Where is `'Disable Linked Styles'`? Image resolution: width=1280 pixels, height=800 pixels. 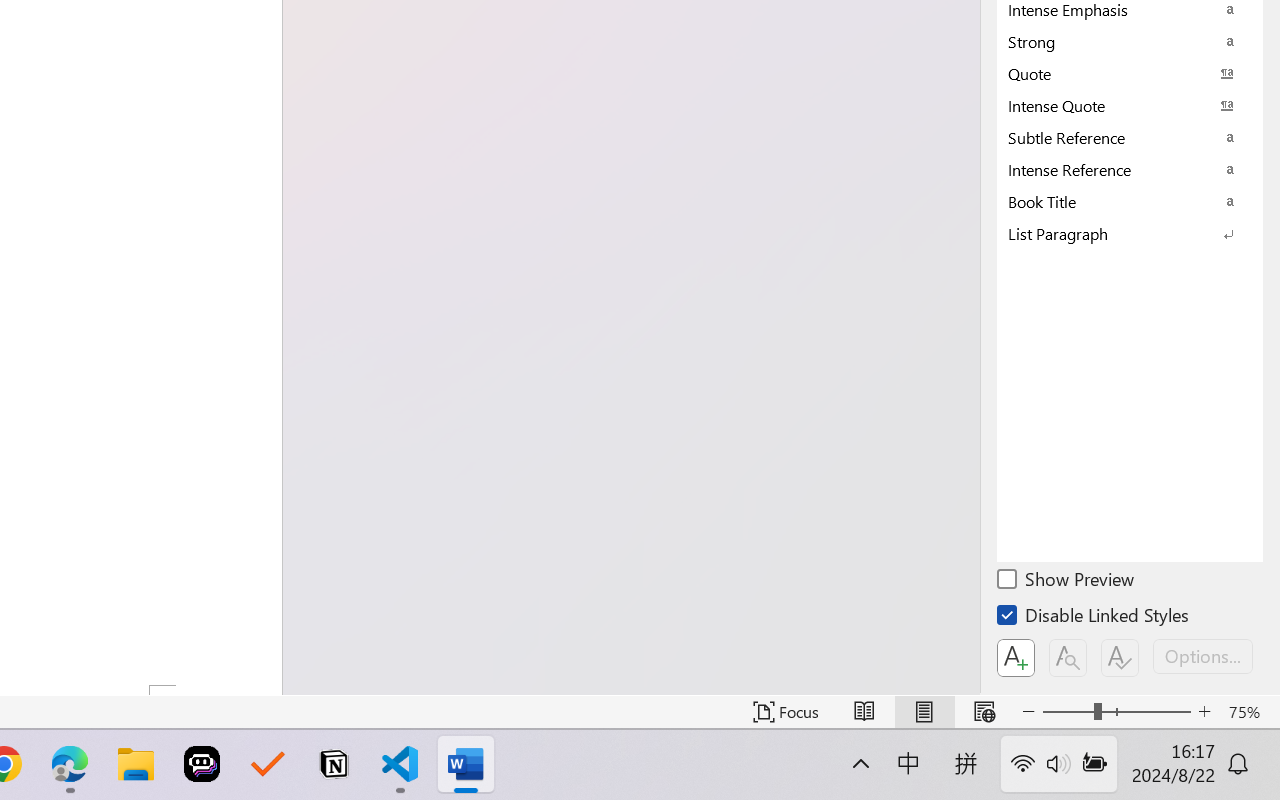
'Disable Linked Styles' is located at coordinates (1094, 618).